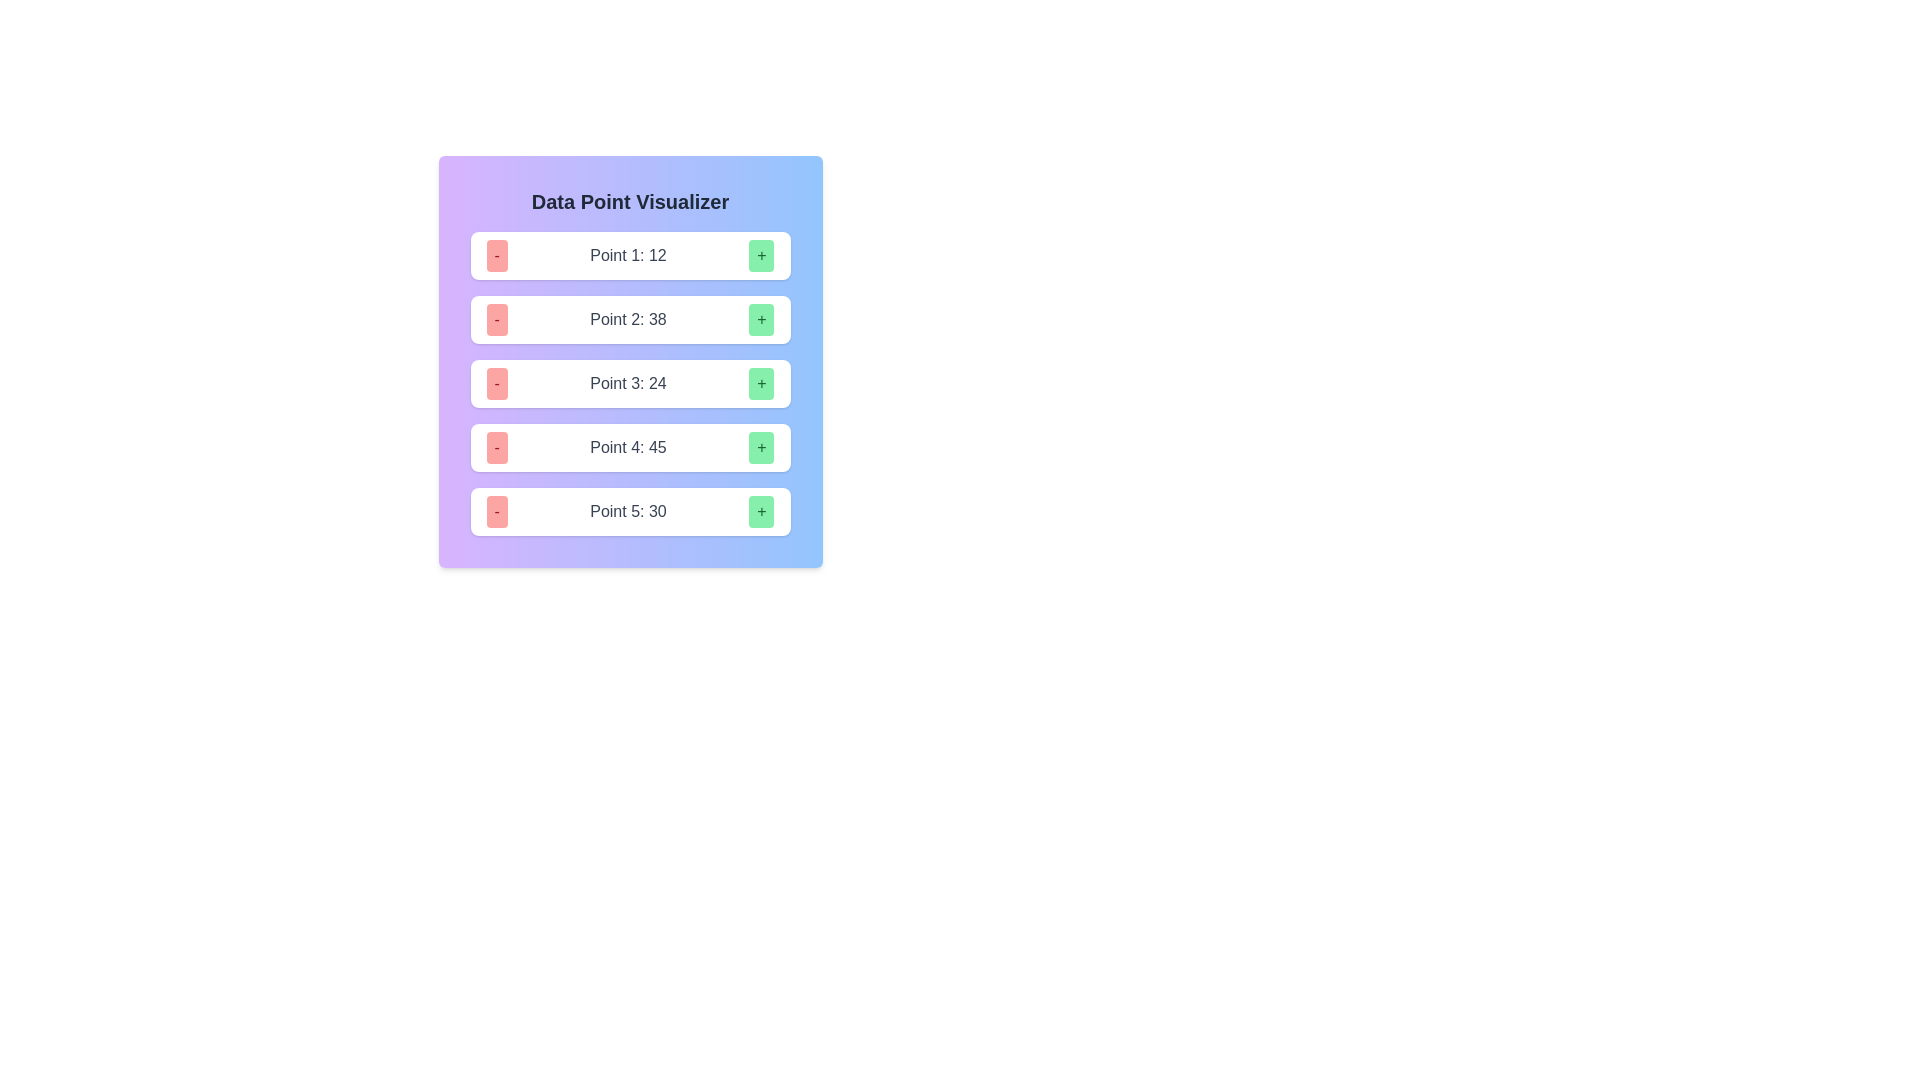 This screenshot has width=1920, height=1080. Describe the element at coordinates (760, 511) in the screenshot. I see `the fifth '+' button located in the bottom-right corner of the white card-like structure associated with 'Point 5: 30' to increment the value` at that location.